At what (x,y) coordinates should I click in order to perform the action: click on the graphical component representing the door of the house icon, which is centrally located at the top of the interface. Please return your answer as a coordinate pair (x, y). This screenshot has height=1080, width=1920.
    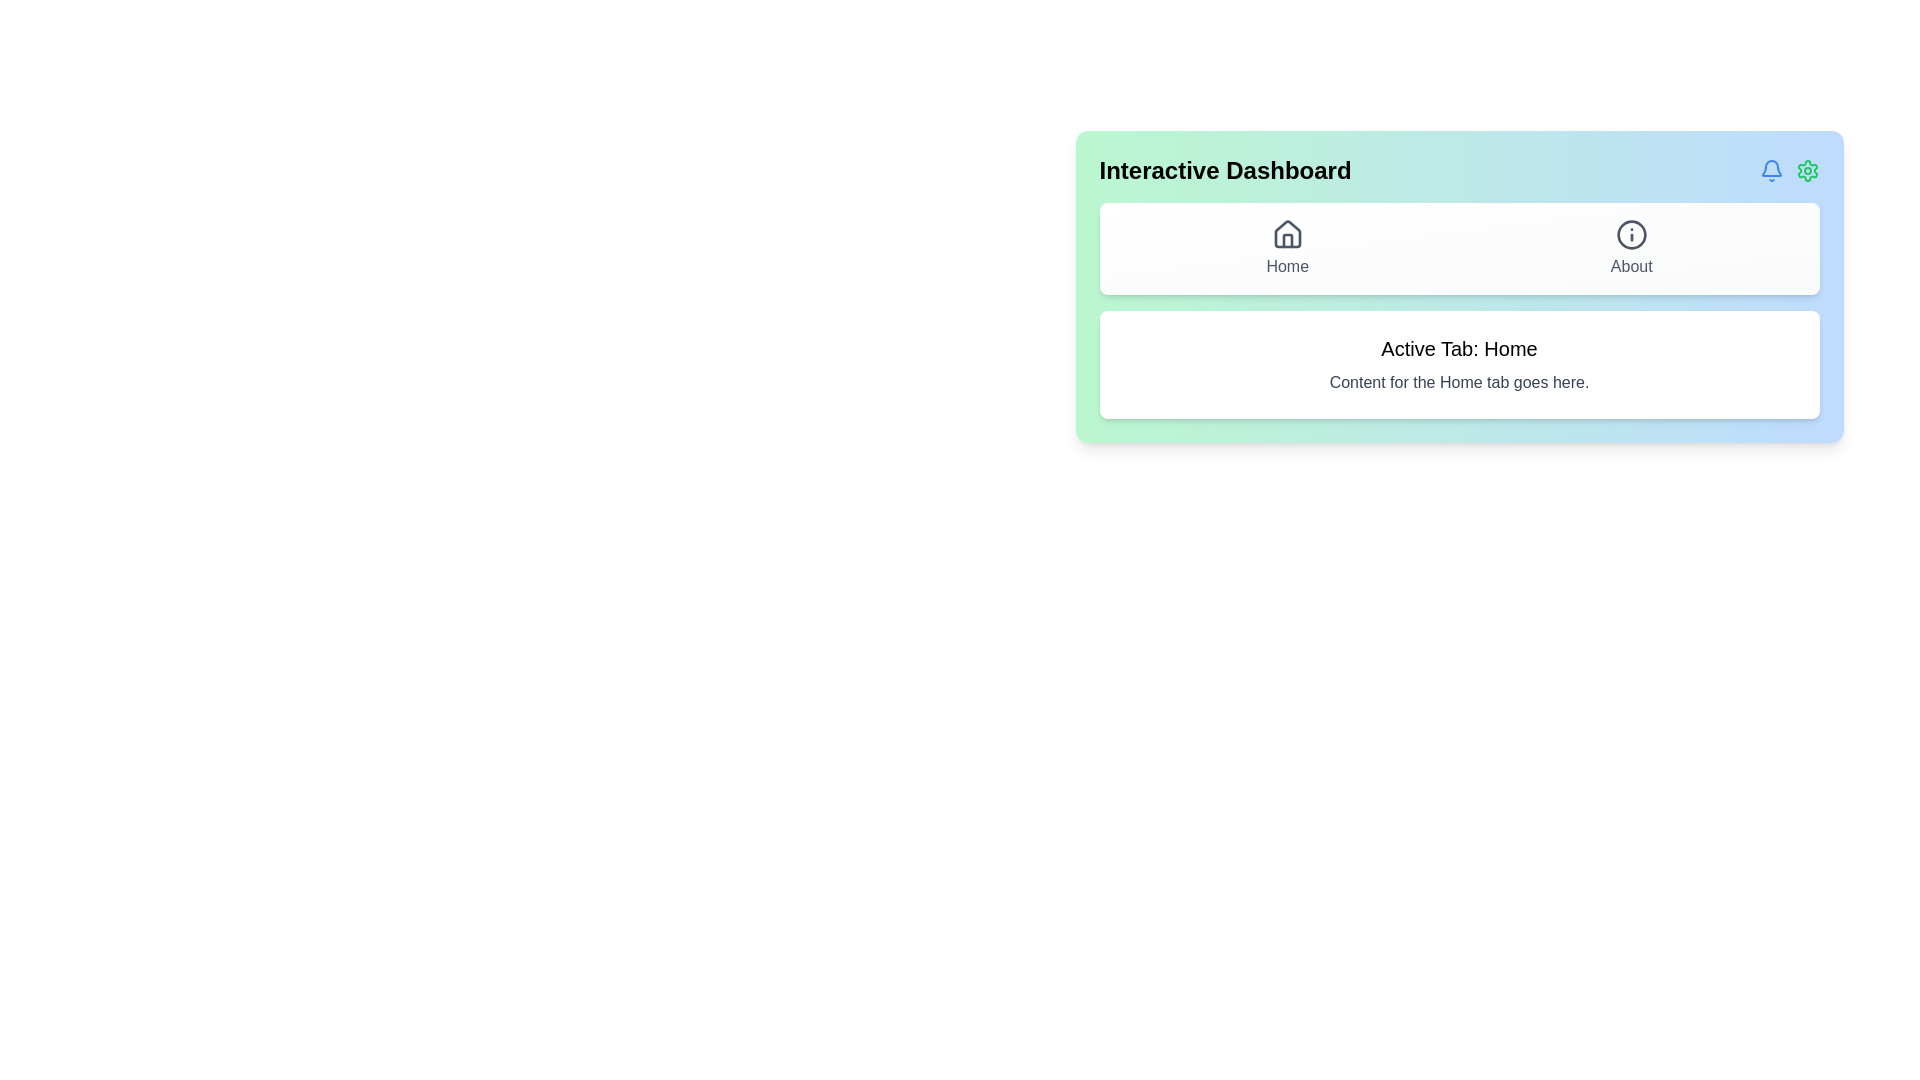
    Looking at the image, I should click on (1287, 239).